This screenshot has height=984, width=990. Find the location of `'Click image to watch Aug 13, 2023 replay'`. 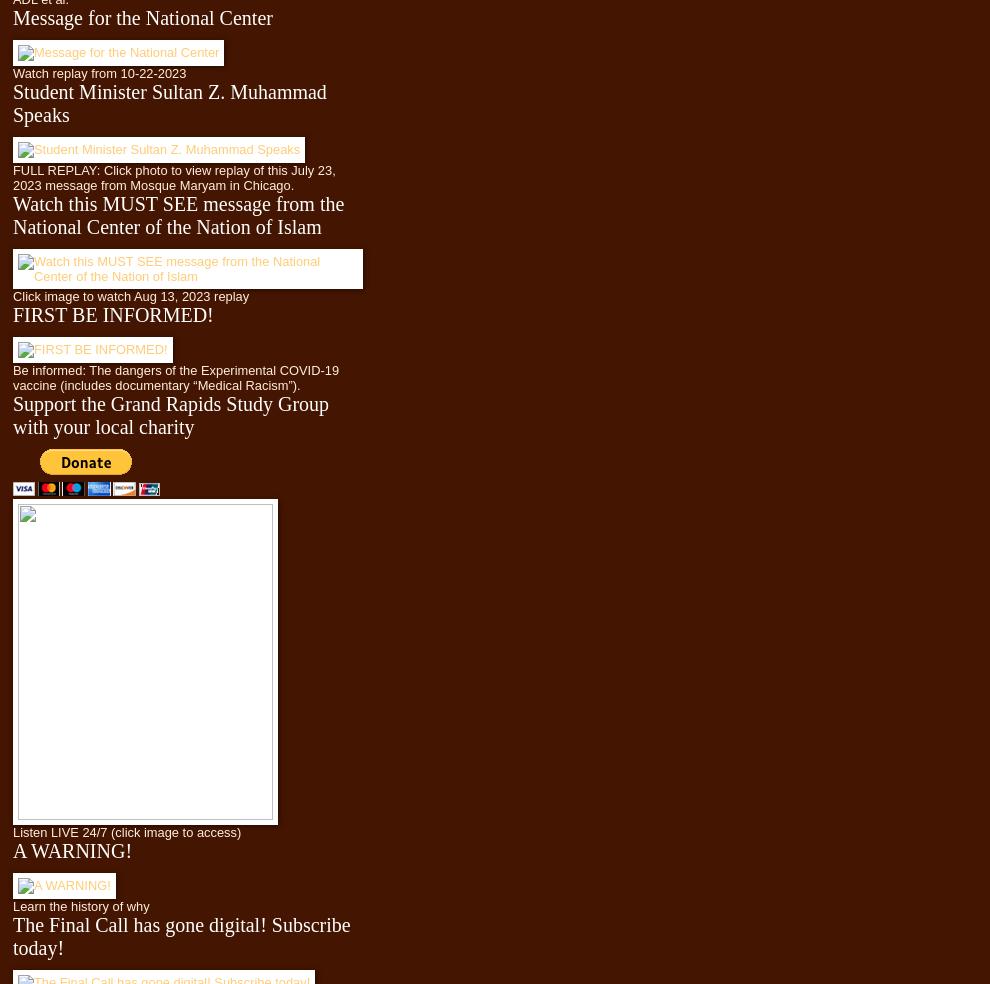

'Click image to watch Aug 13, 2023 replay' is located at coordinates (129, 294).